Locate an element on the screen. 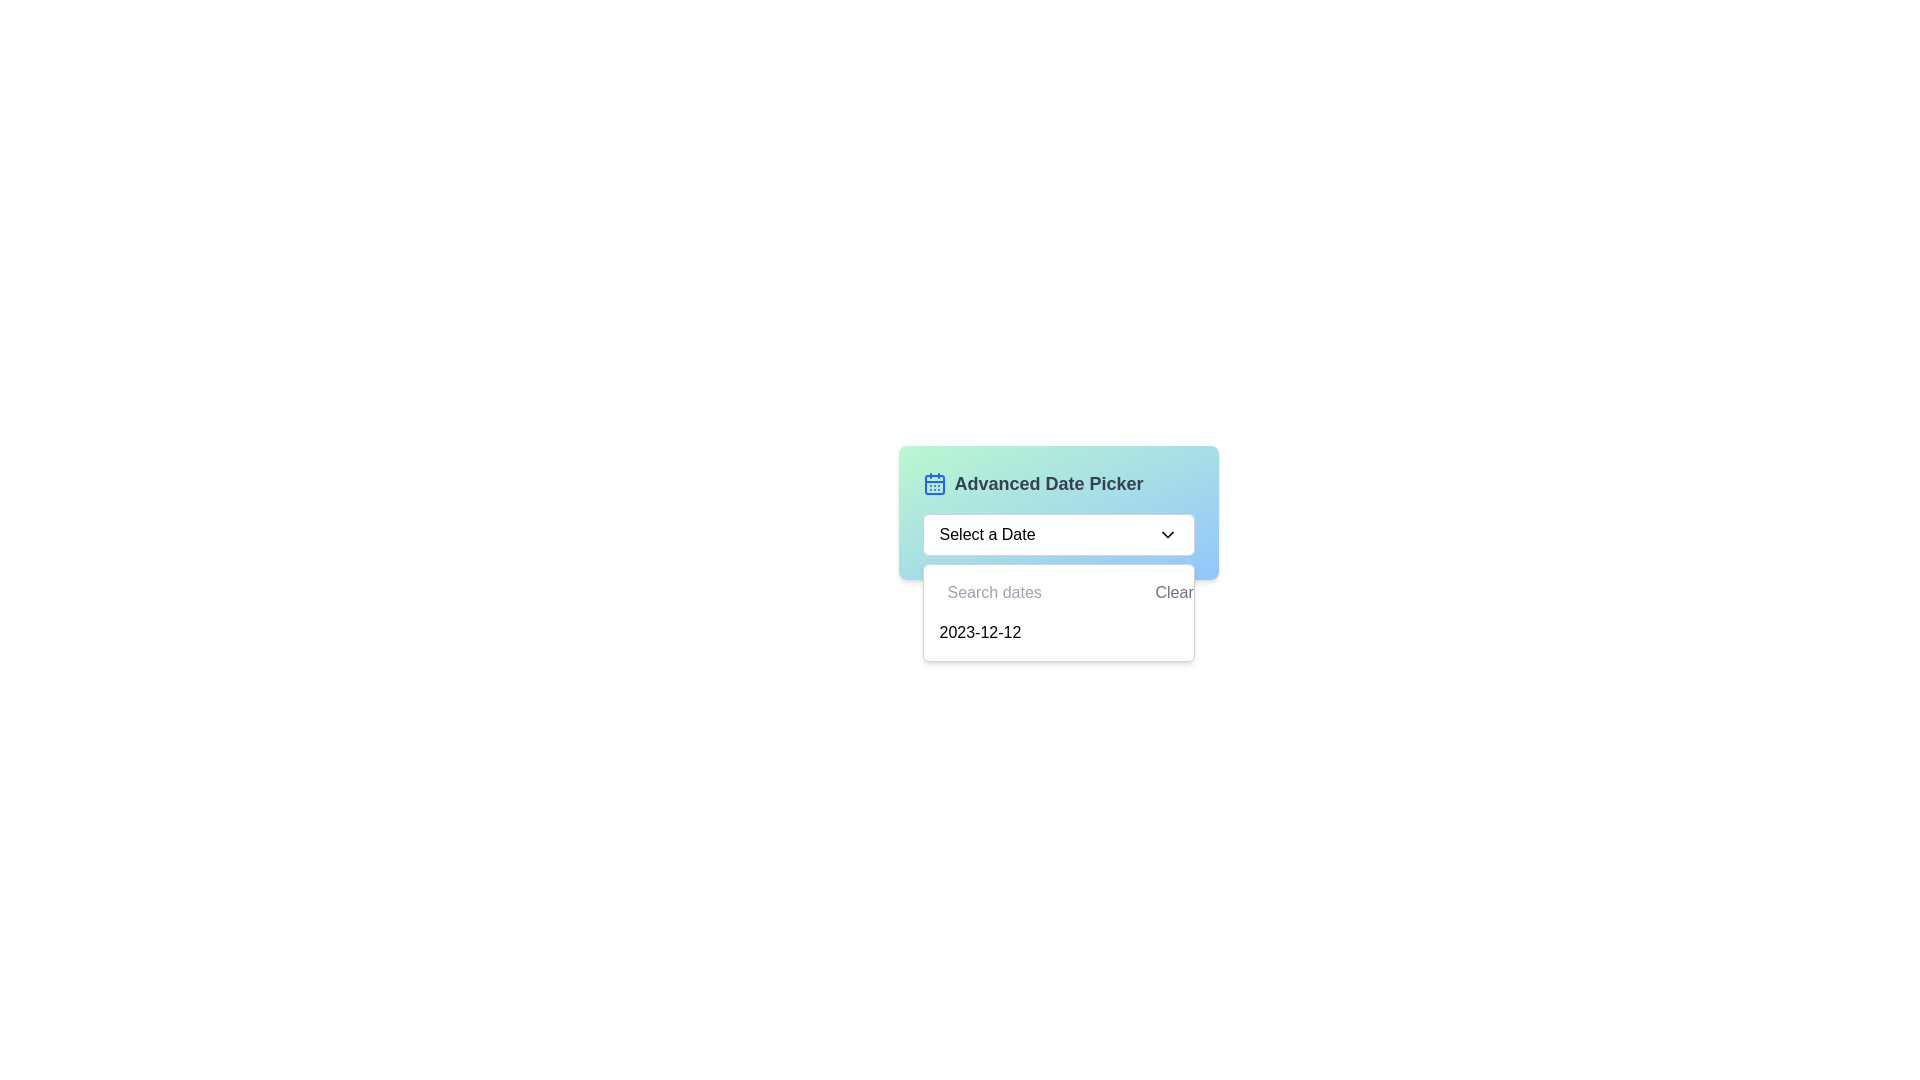  the selectable date option '2023-12-12' in the dropdown menu is located at coordinates (1057, 632).